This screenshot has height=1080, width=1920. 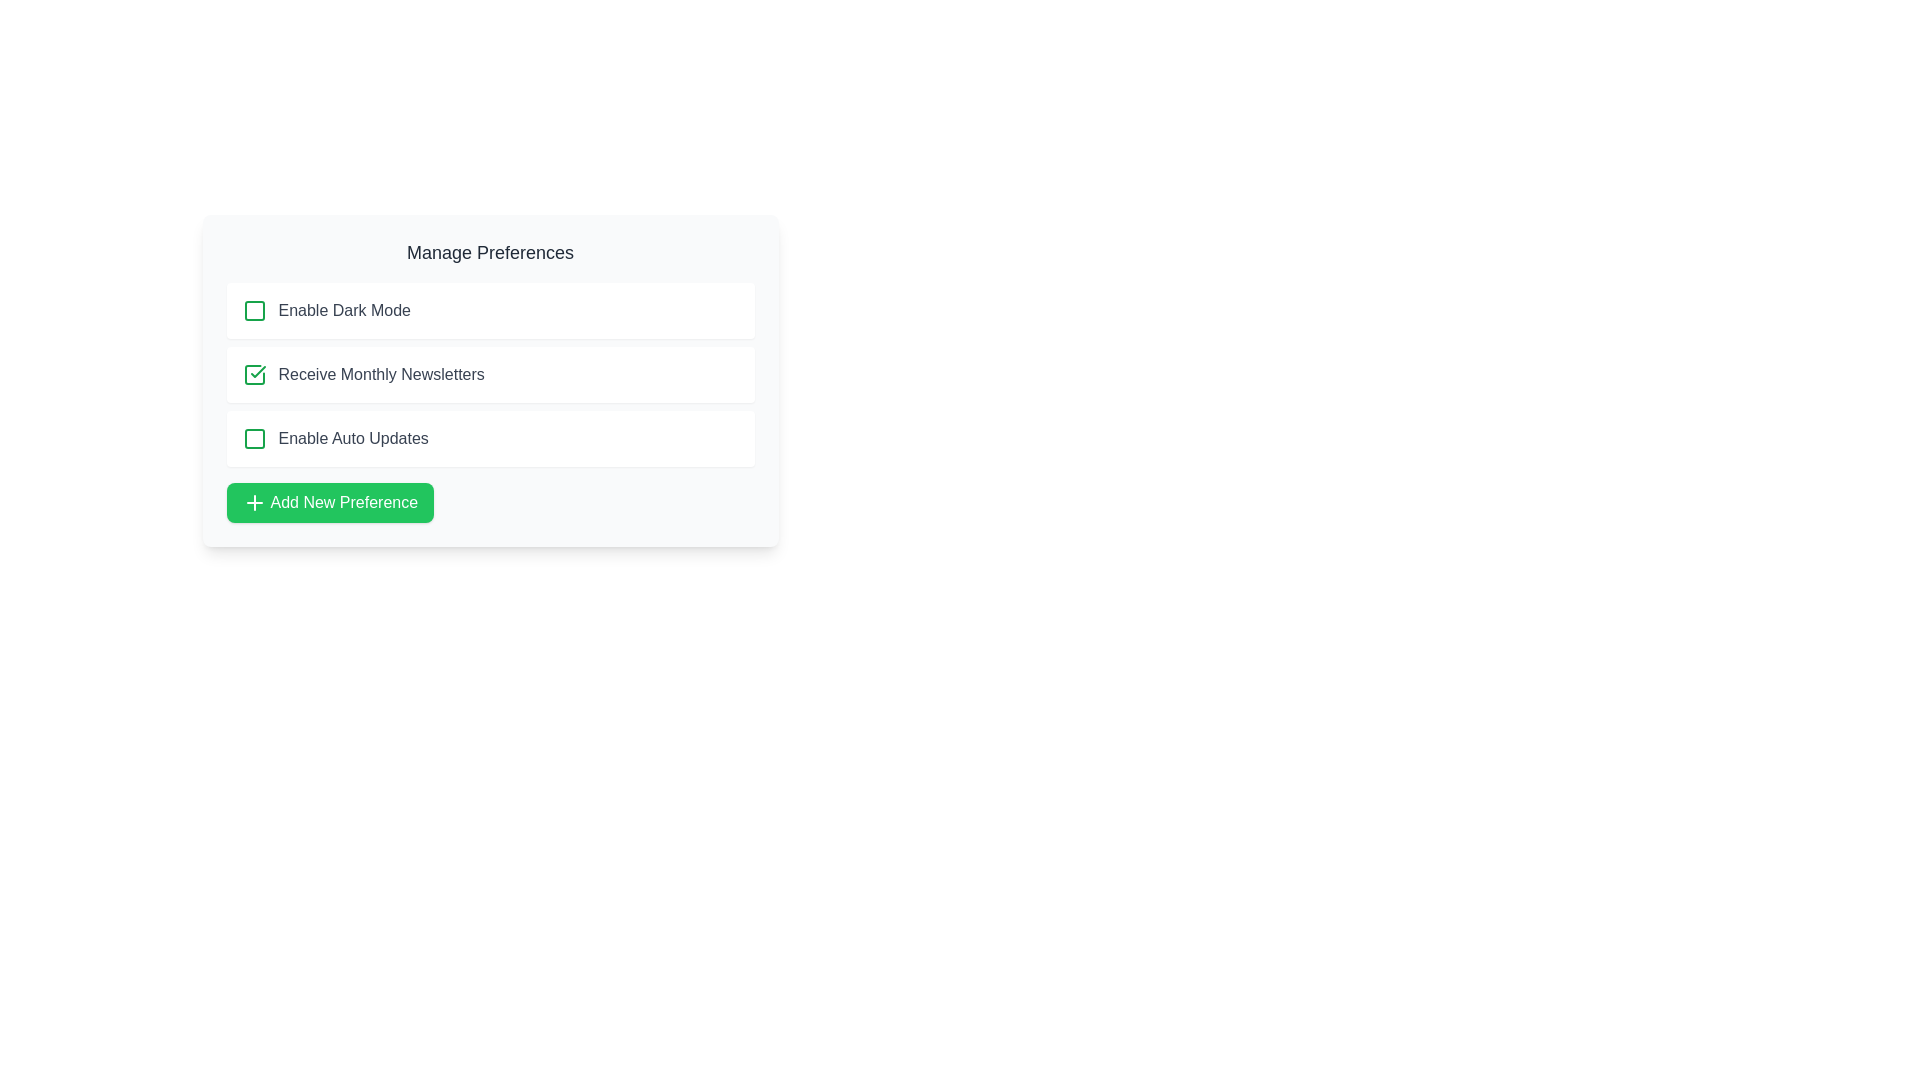 I want to click on the 'Manage Preferences' heading text, which is a bold and centrally aligned title at the top of a card layout for preference options, so click(x=490, y=252).